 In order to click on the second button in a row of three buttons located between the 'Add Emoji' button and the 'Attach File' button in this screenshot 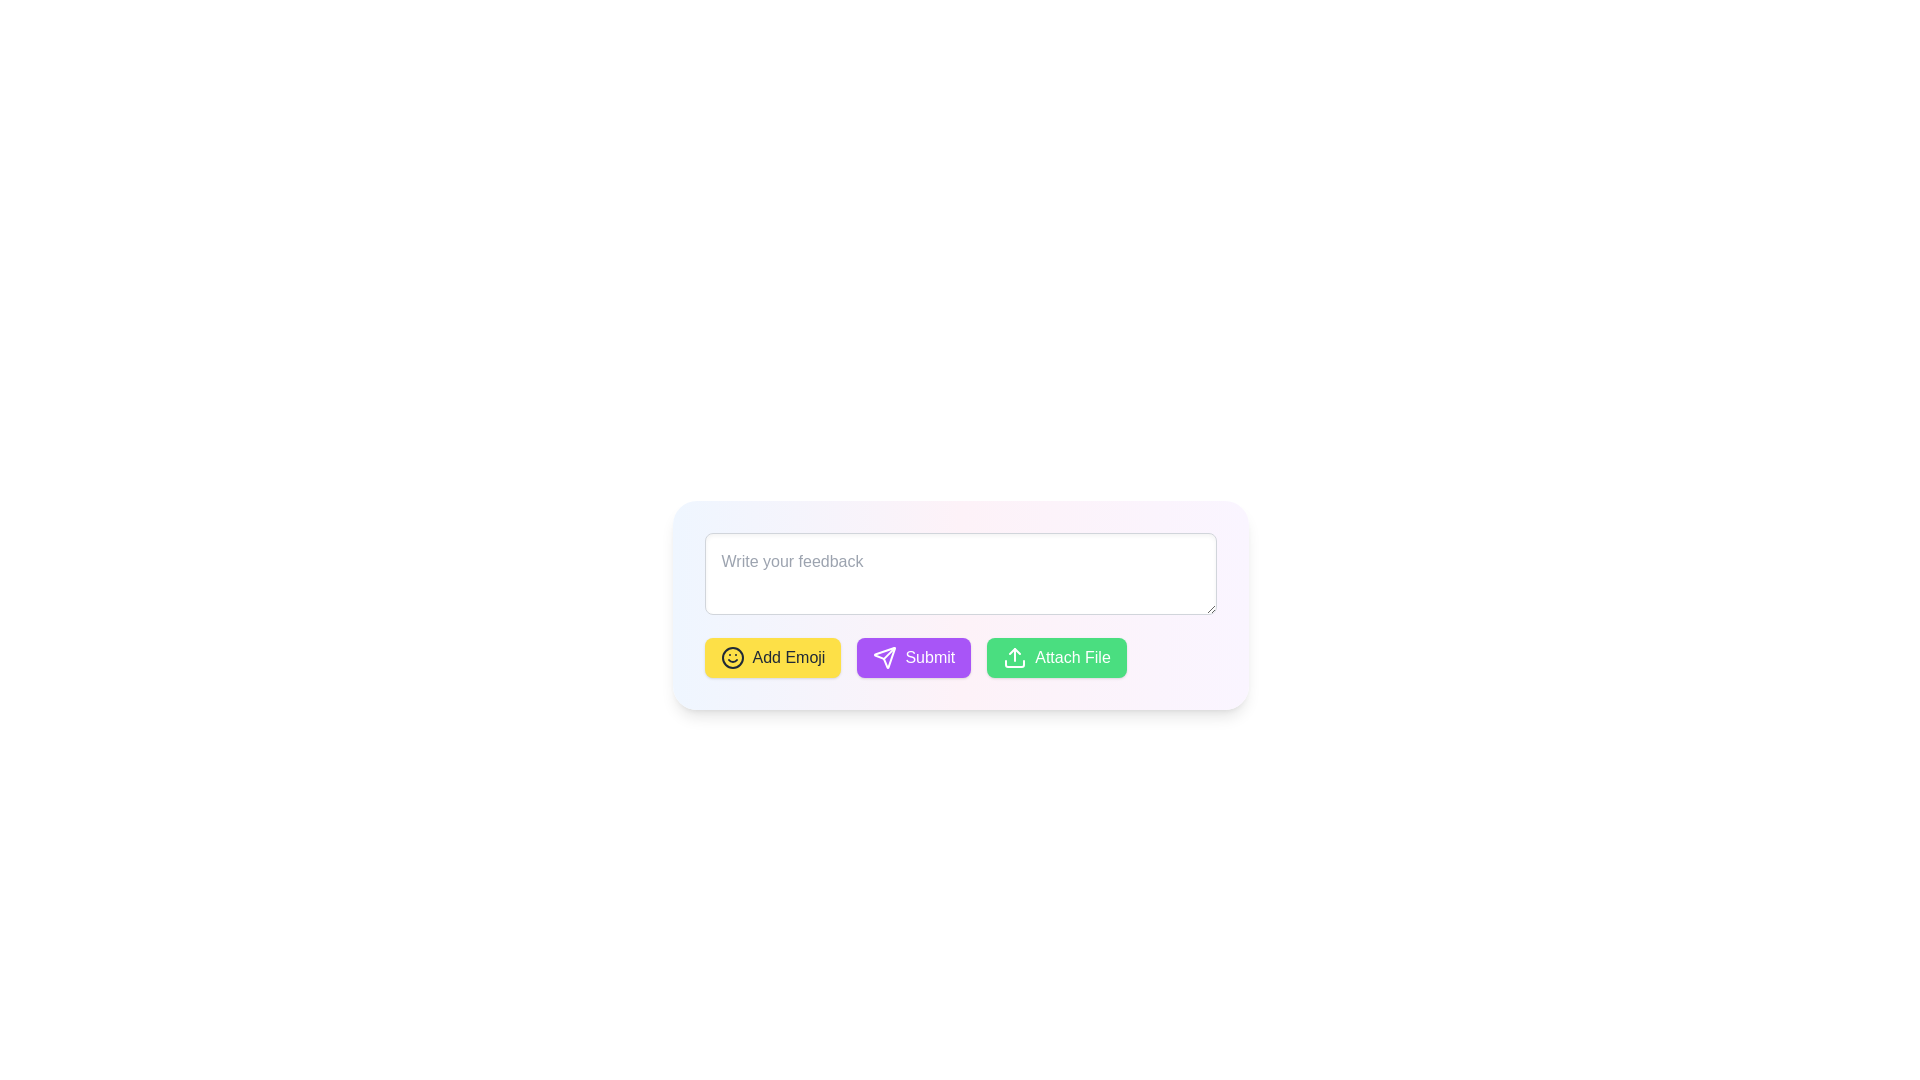, I will do `click(960, 658)`.